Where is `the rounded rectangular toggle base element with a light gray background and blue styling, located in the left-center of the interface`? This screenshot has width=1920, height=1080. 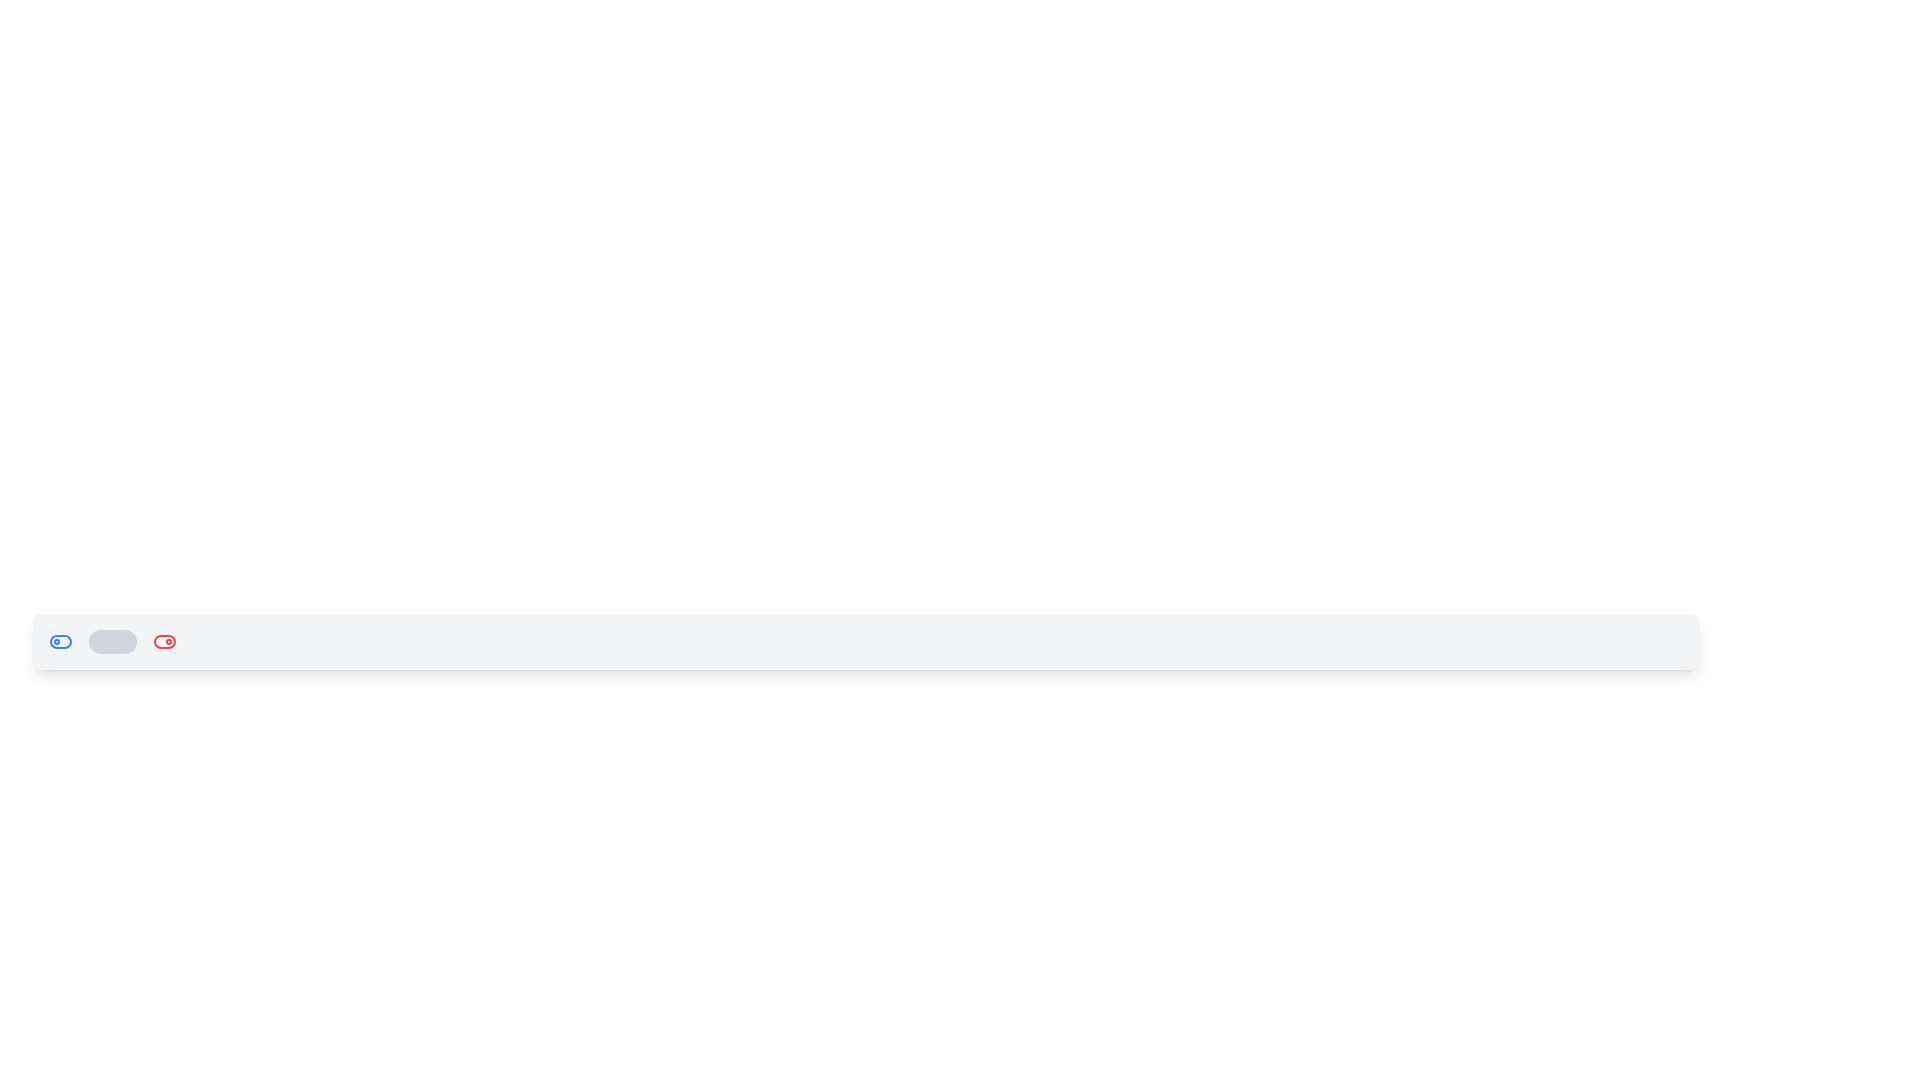
the rounded rectangular toggle base element with a light gray background and blue styling, located in the left-center of the interface is located at coordinates (61, 641).